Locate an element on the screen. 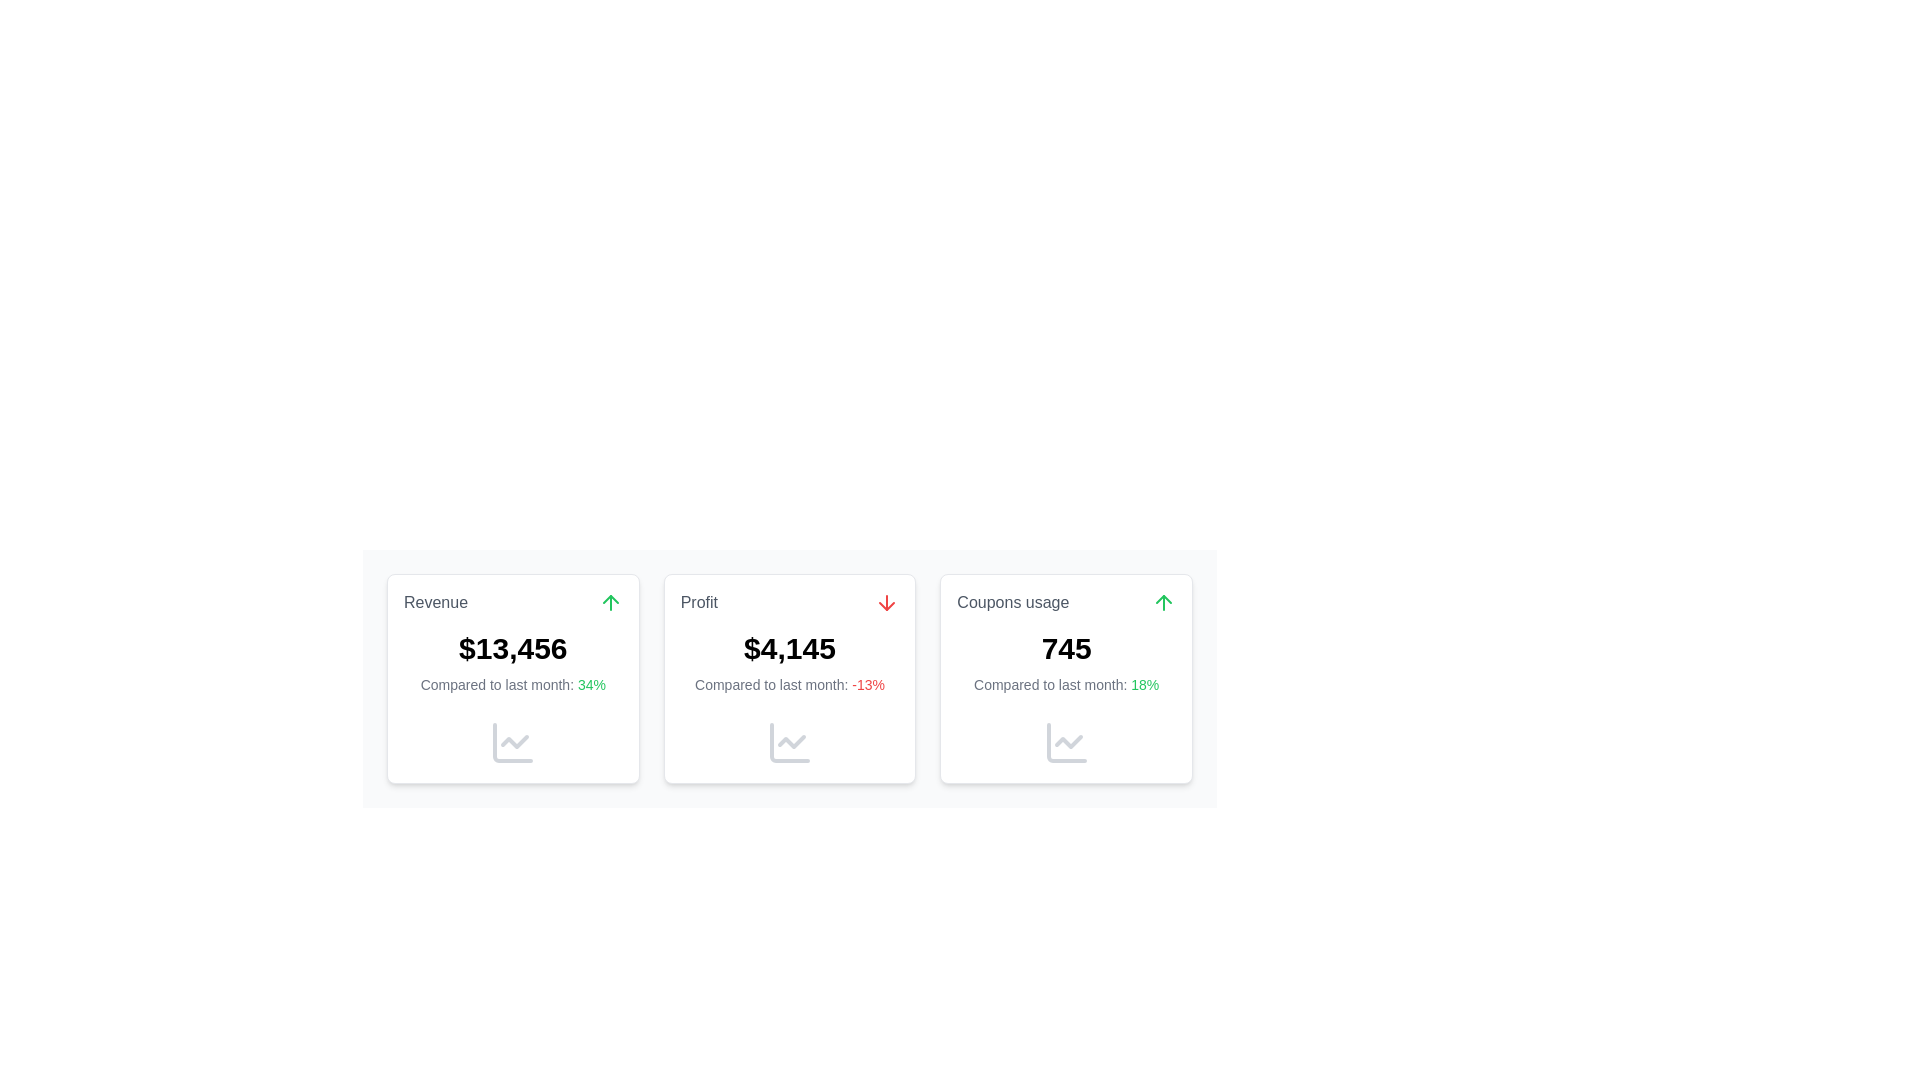  the profit value text label located within the 'Profit' card, which is the second element in a row of three statistic cards, positioned below the title 'Profit' is located at coordinates (789, 648).